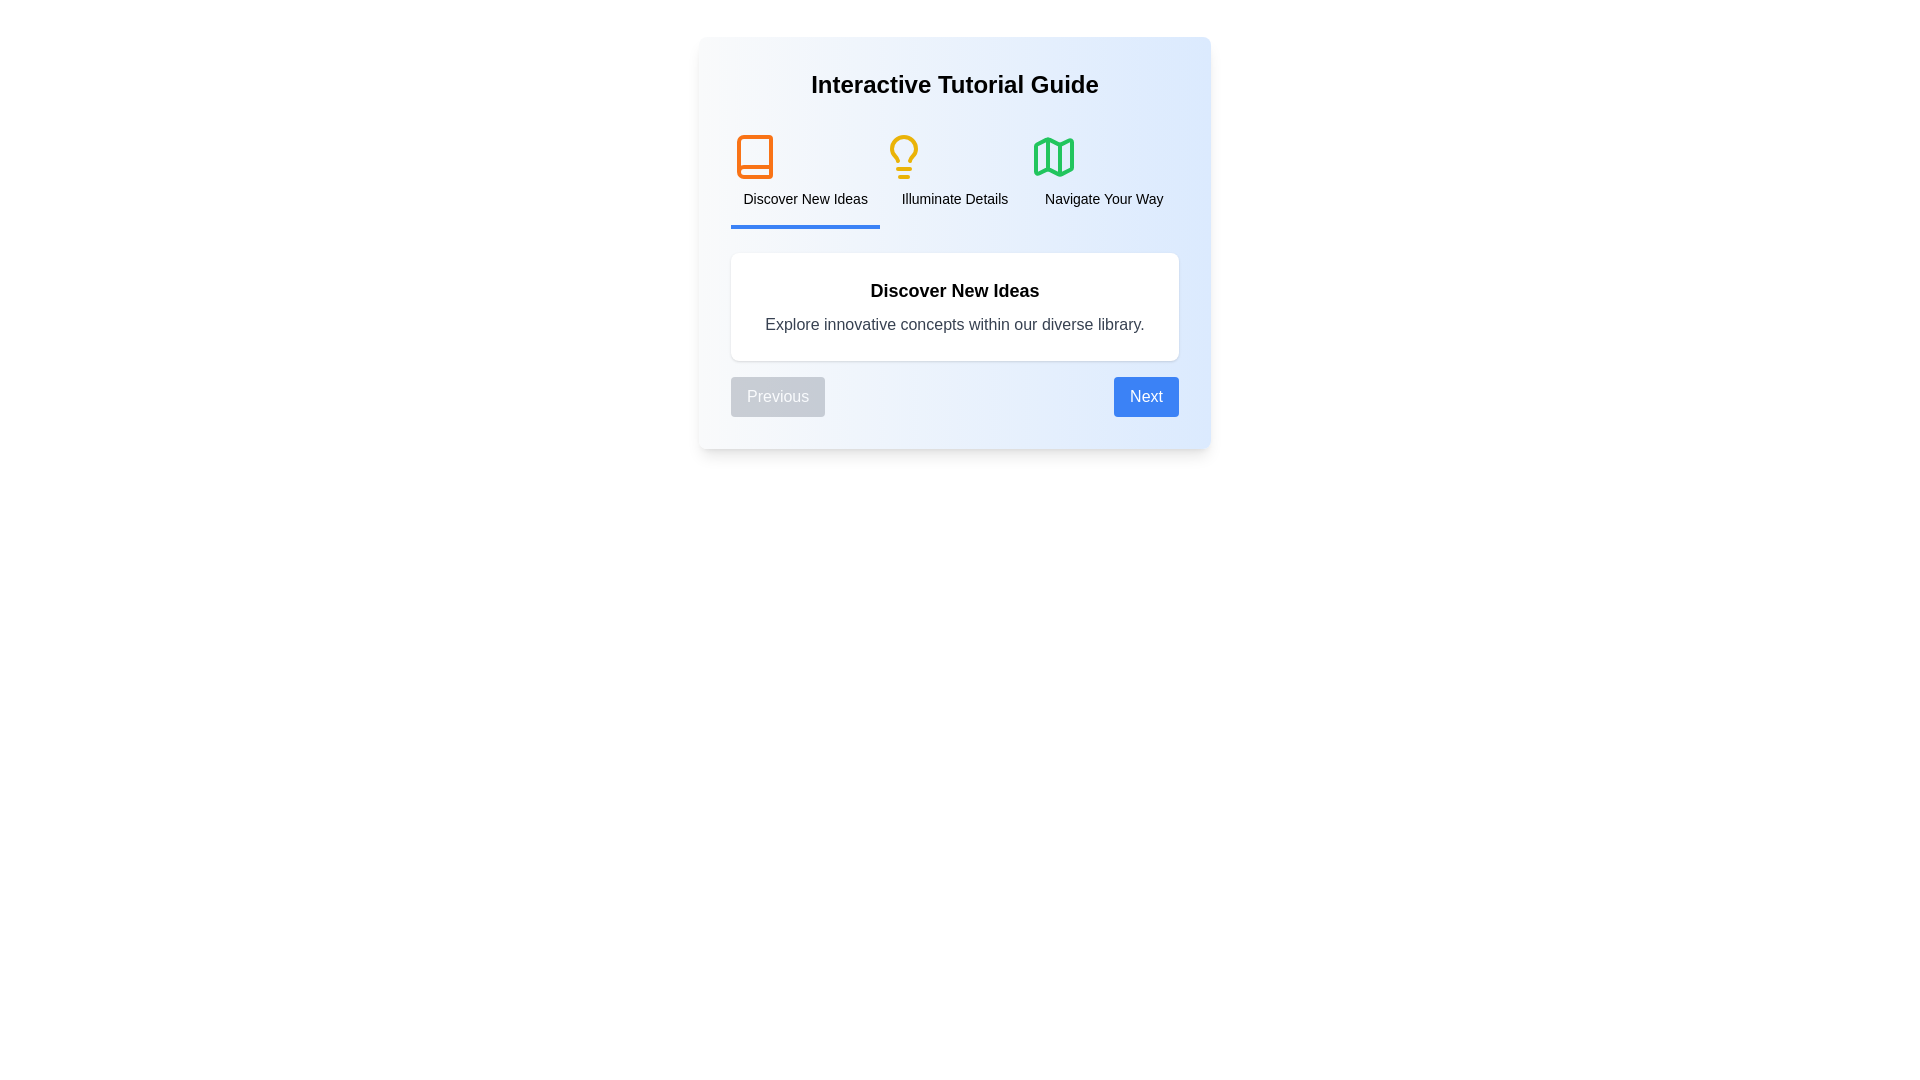  I want to click on 'Next' button to proceed to the next step in the guide, so click(1146, 397).